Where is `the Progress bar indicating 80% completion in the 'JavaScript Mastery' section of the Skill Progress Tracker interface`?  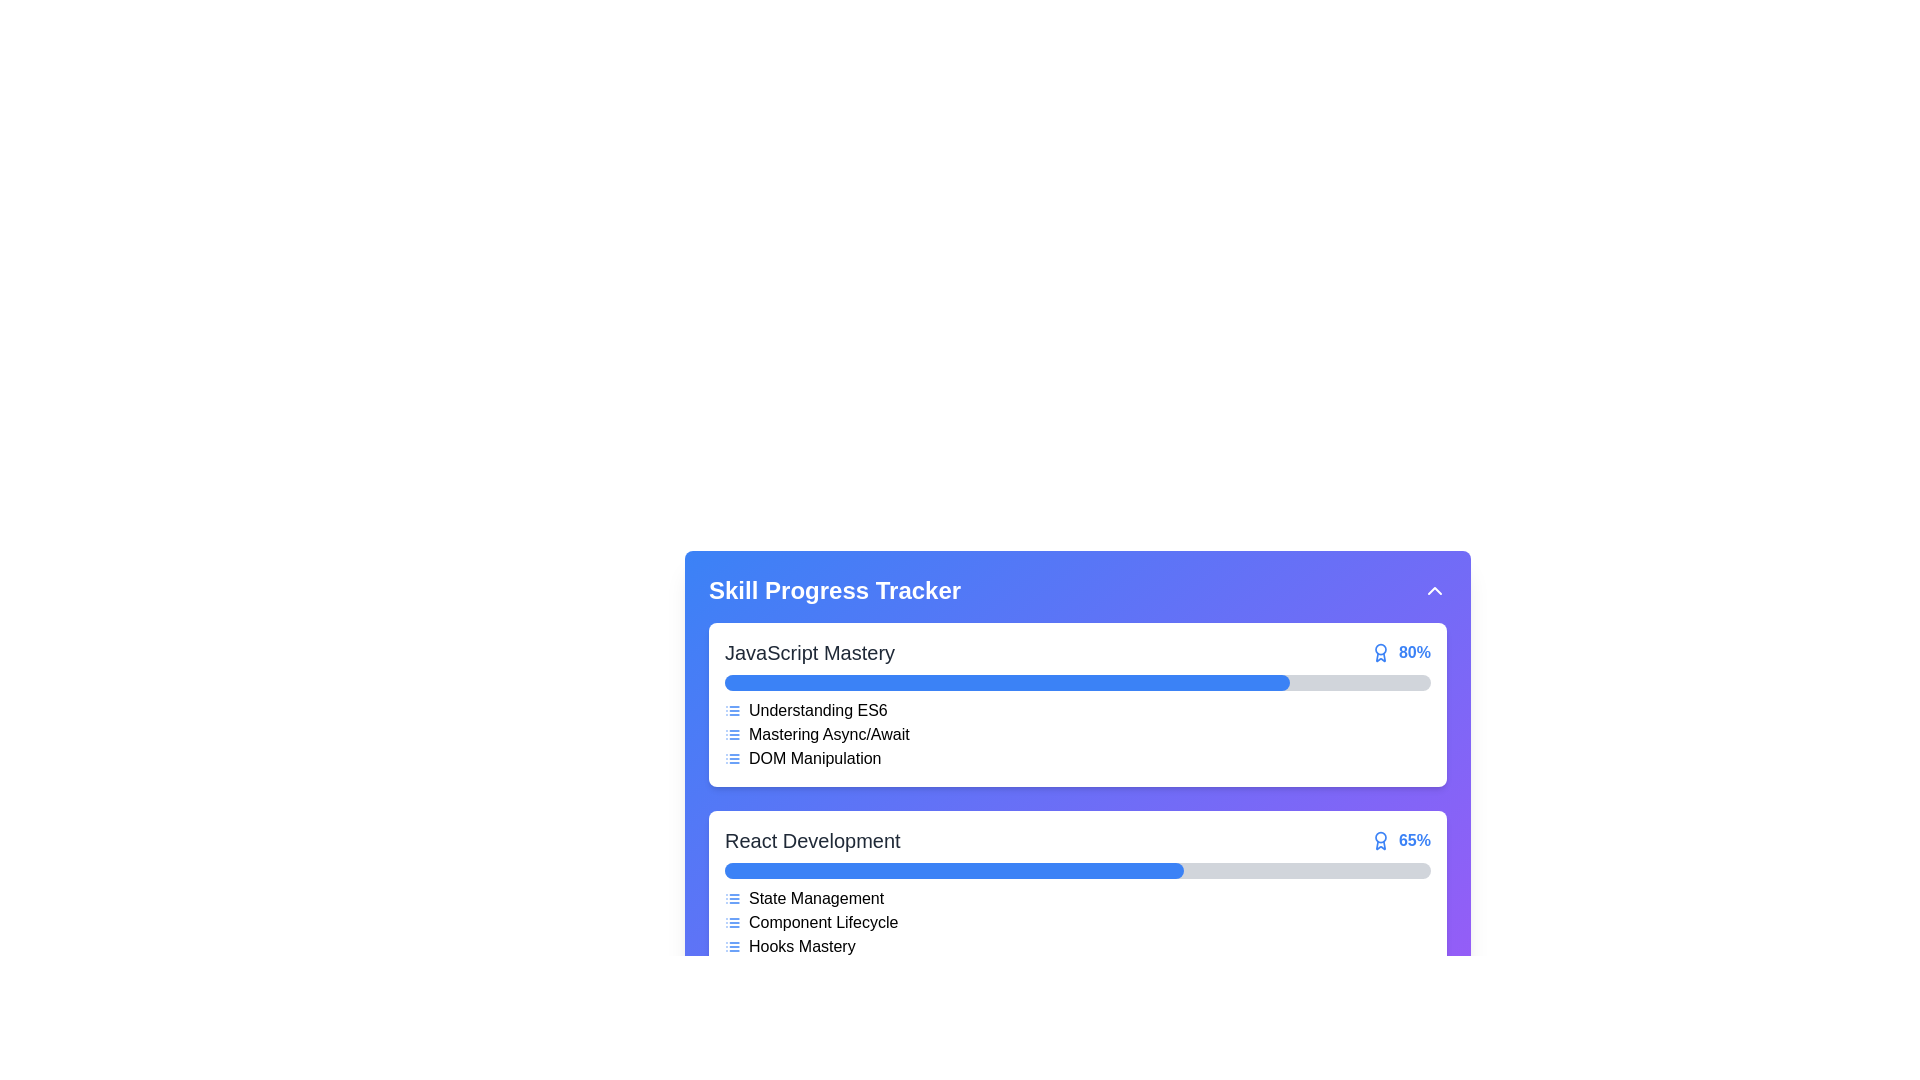 the Progress bar indicating 80% completion in the 'JavaScript Mastery' section of the Skill Progress Tracker interface is located at coordinates (1077, 681).